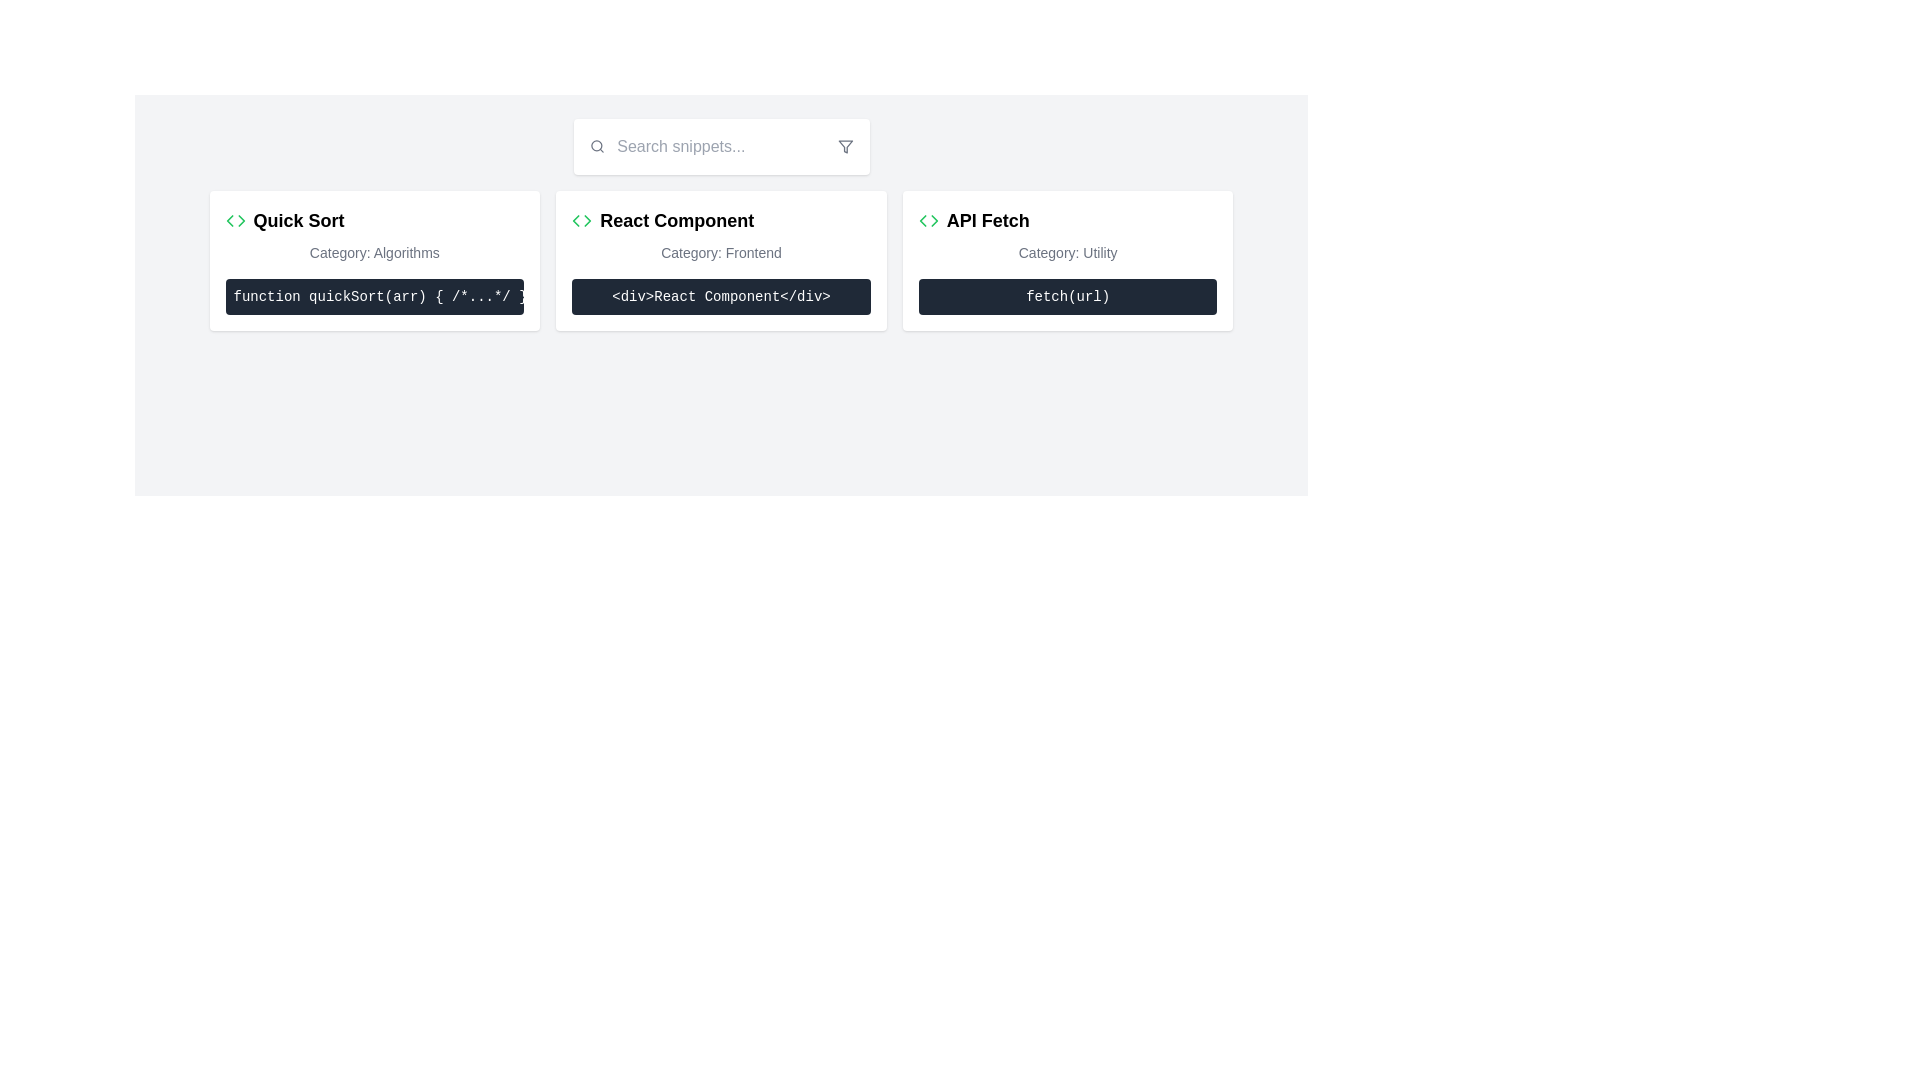  Describe the element at coordinates (595, 145) in the screenshot. I see `the hollow circular SVG element that is part of the search icon located in the center-right section of the interface` at that location.